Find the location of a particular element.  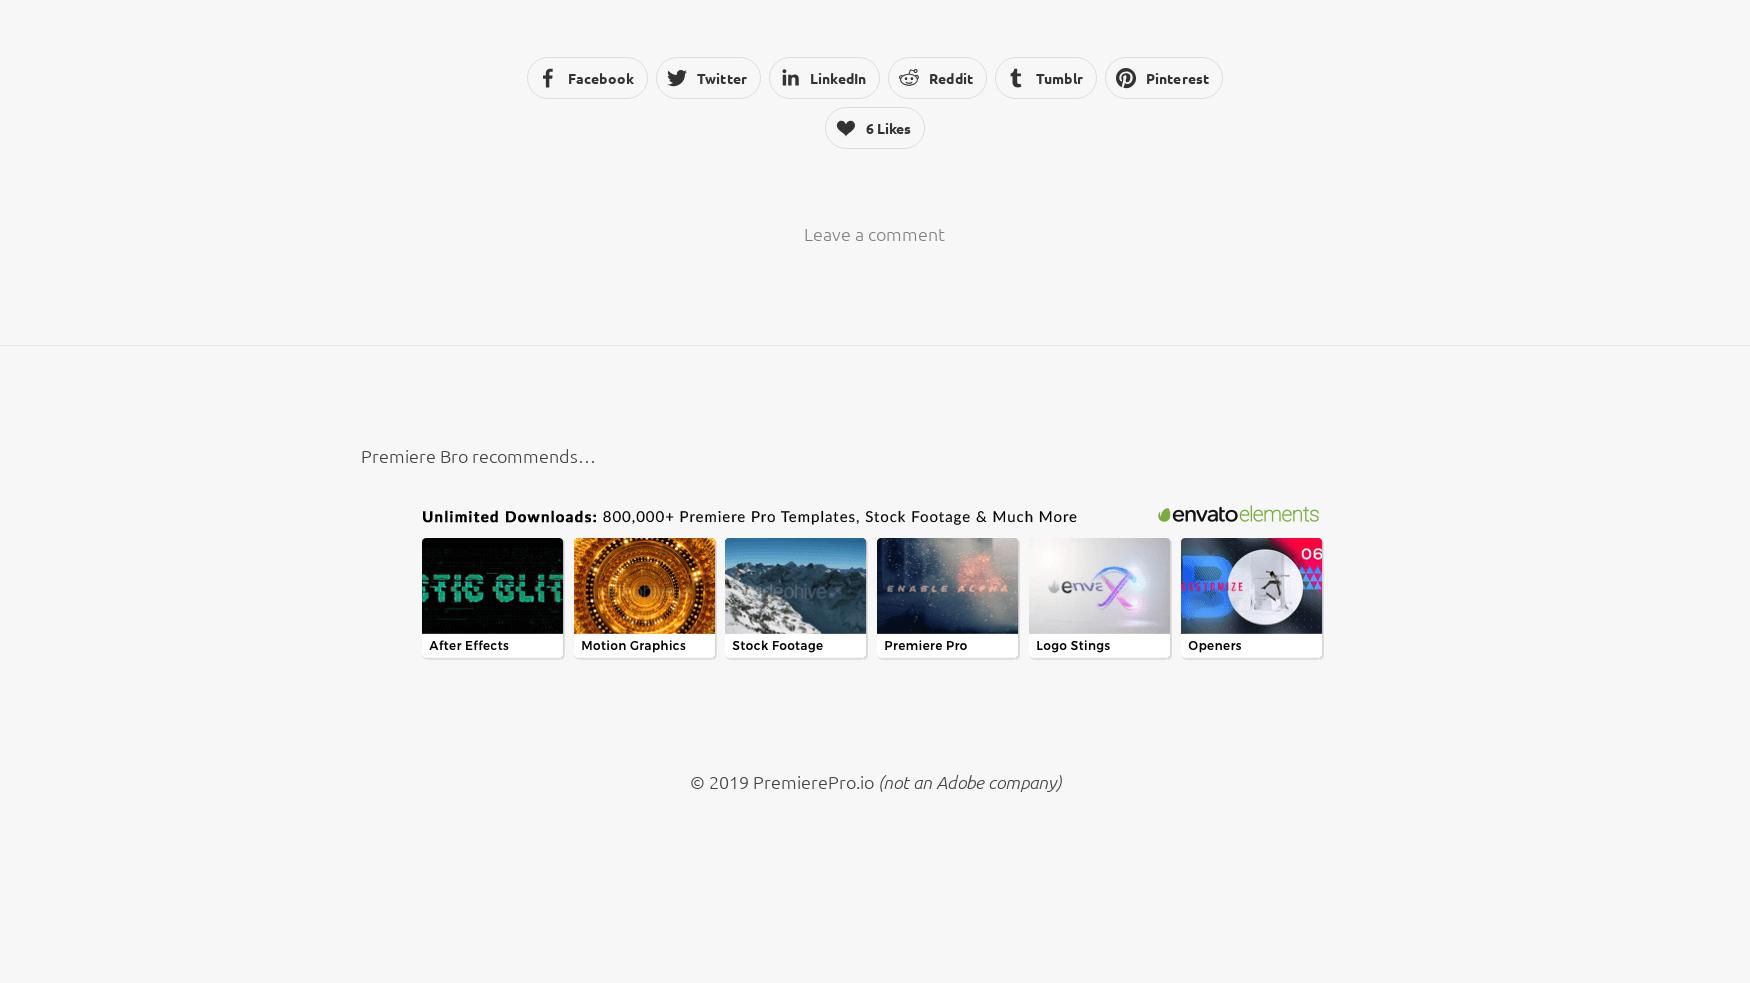

'Tumblr' is located at coordinates (1057, 76).